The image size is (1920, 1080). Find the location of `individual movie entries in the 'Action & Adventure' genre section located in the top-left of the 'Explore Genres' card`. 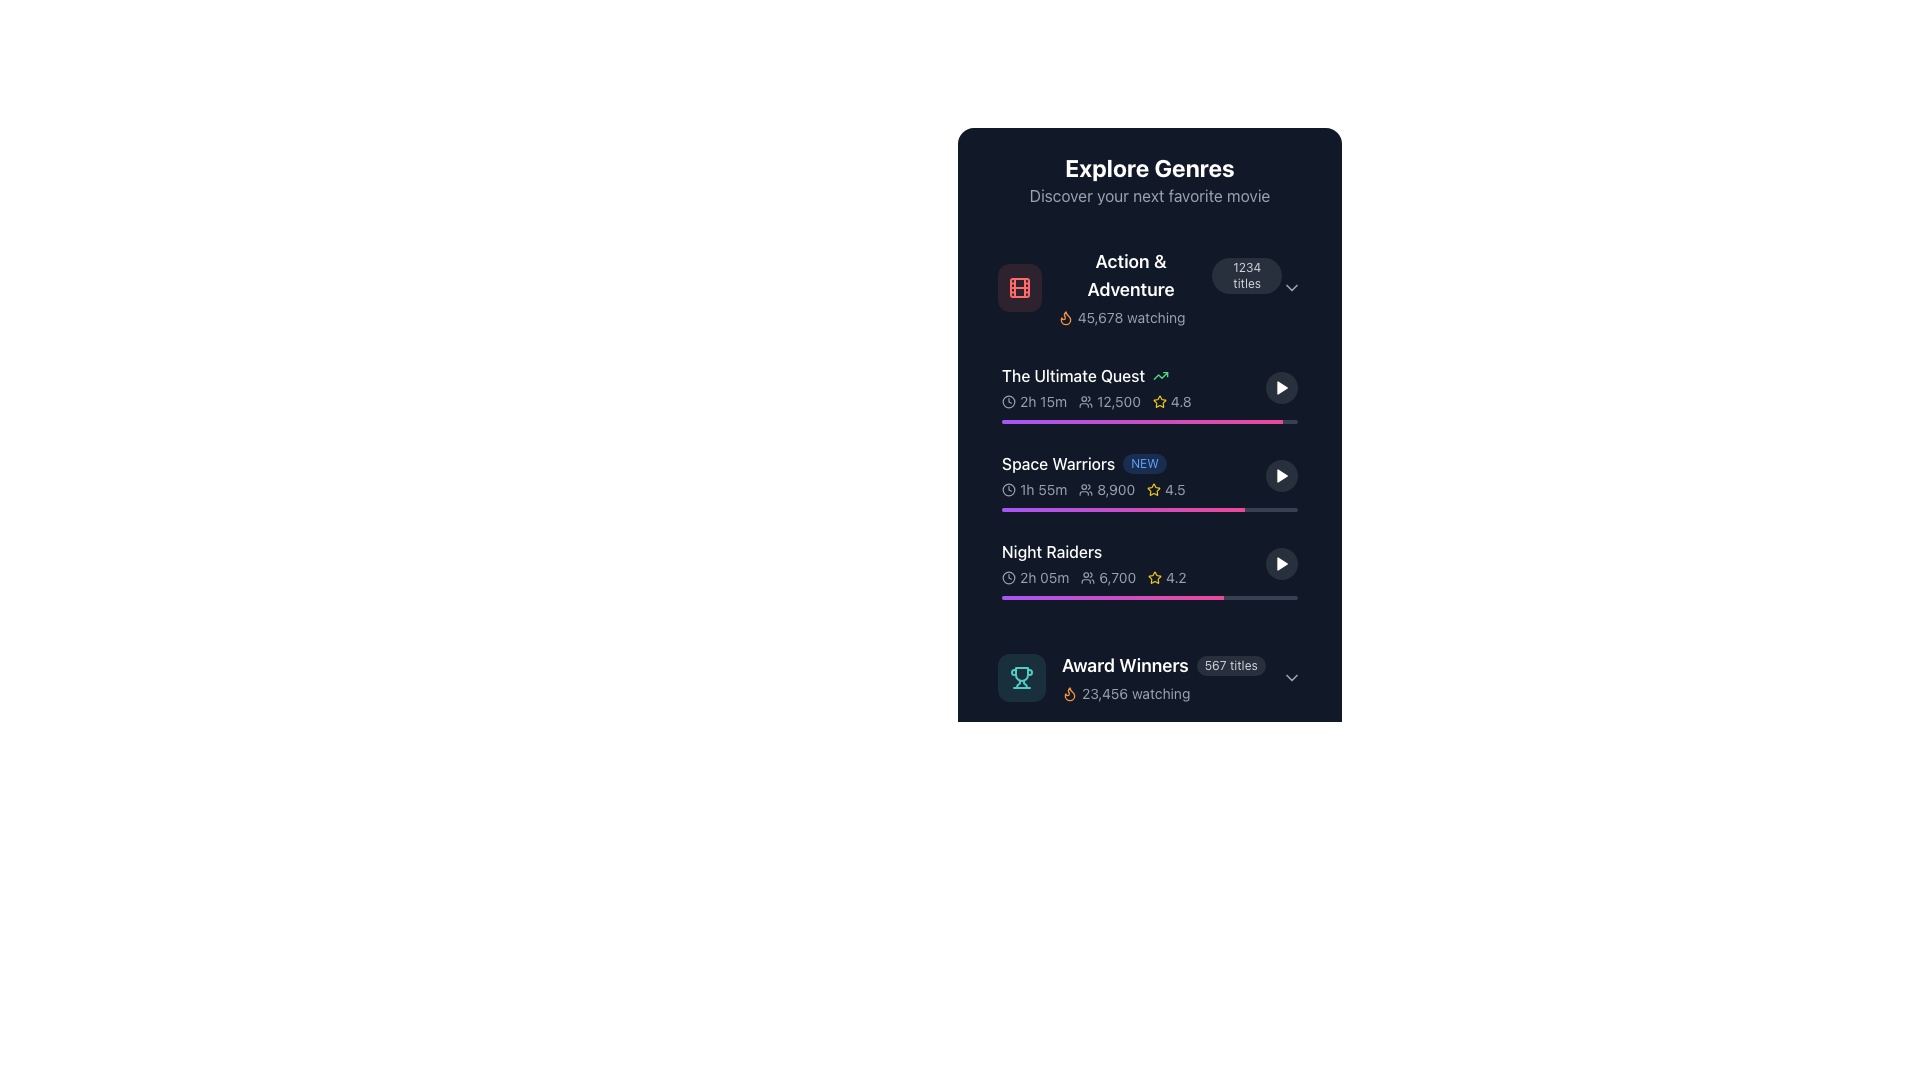

individual movie entries in the 'Action & Adventure' genre section located in the top-left of the 'Explore Genres' card is located at coordinates (1150, 424).